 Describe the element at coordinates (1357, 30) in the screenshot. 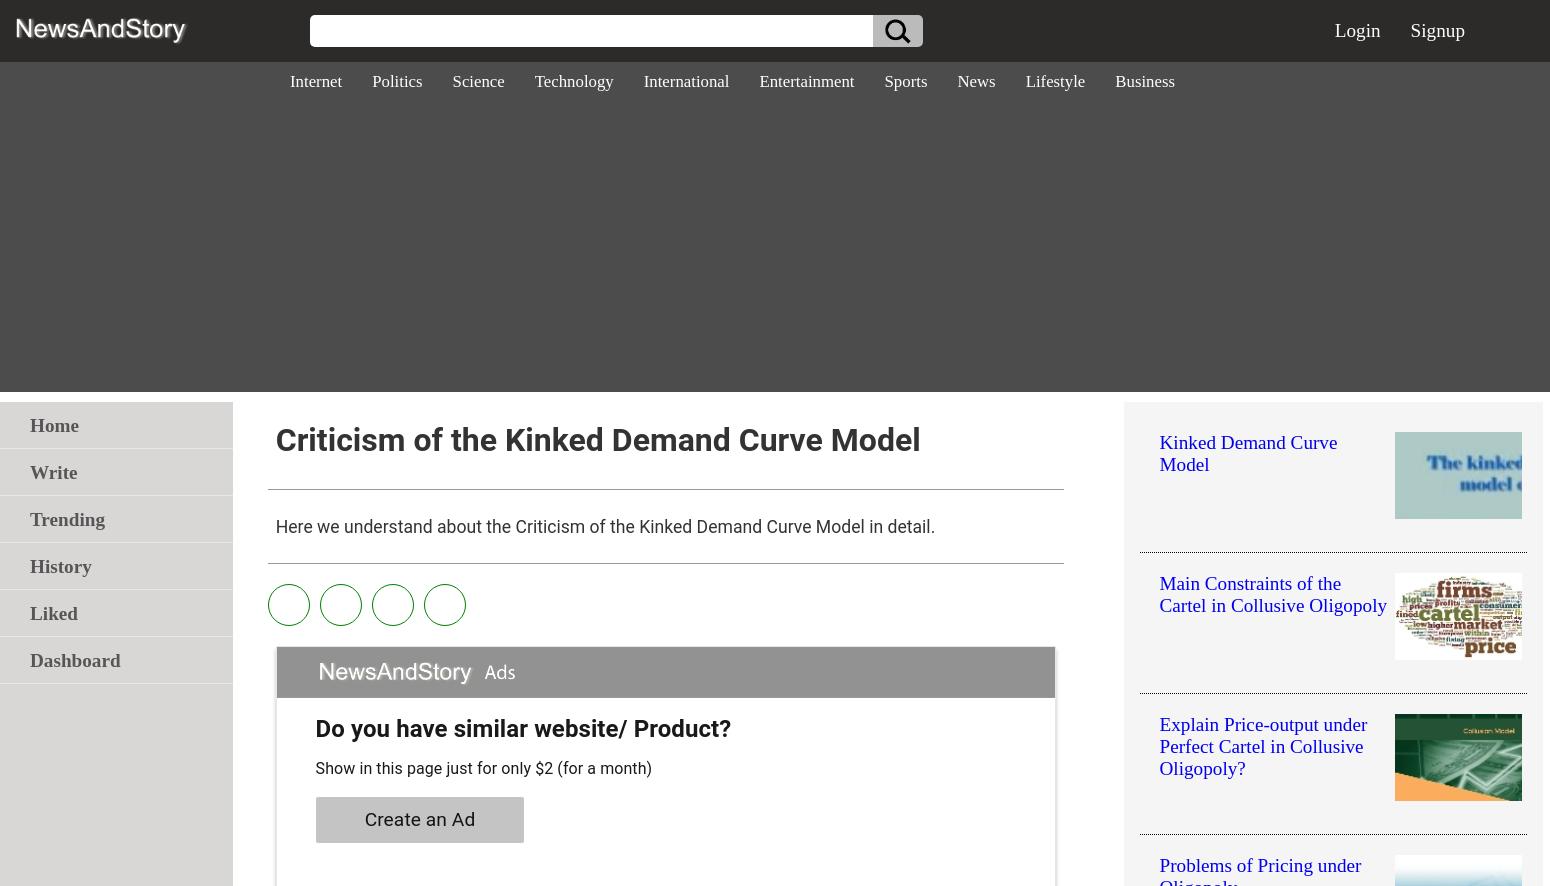

I see `'Login'` at that location.